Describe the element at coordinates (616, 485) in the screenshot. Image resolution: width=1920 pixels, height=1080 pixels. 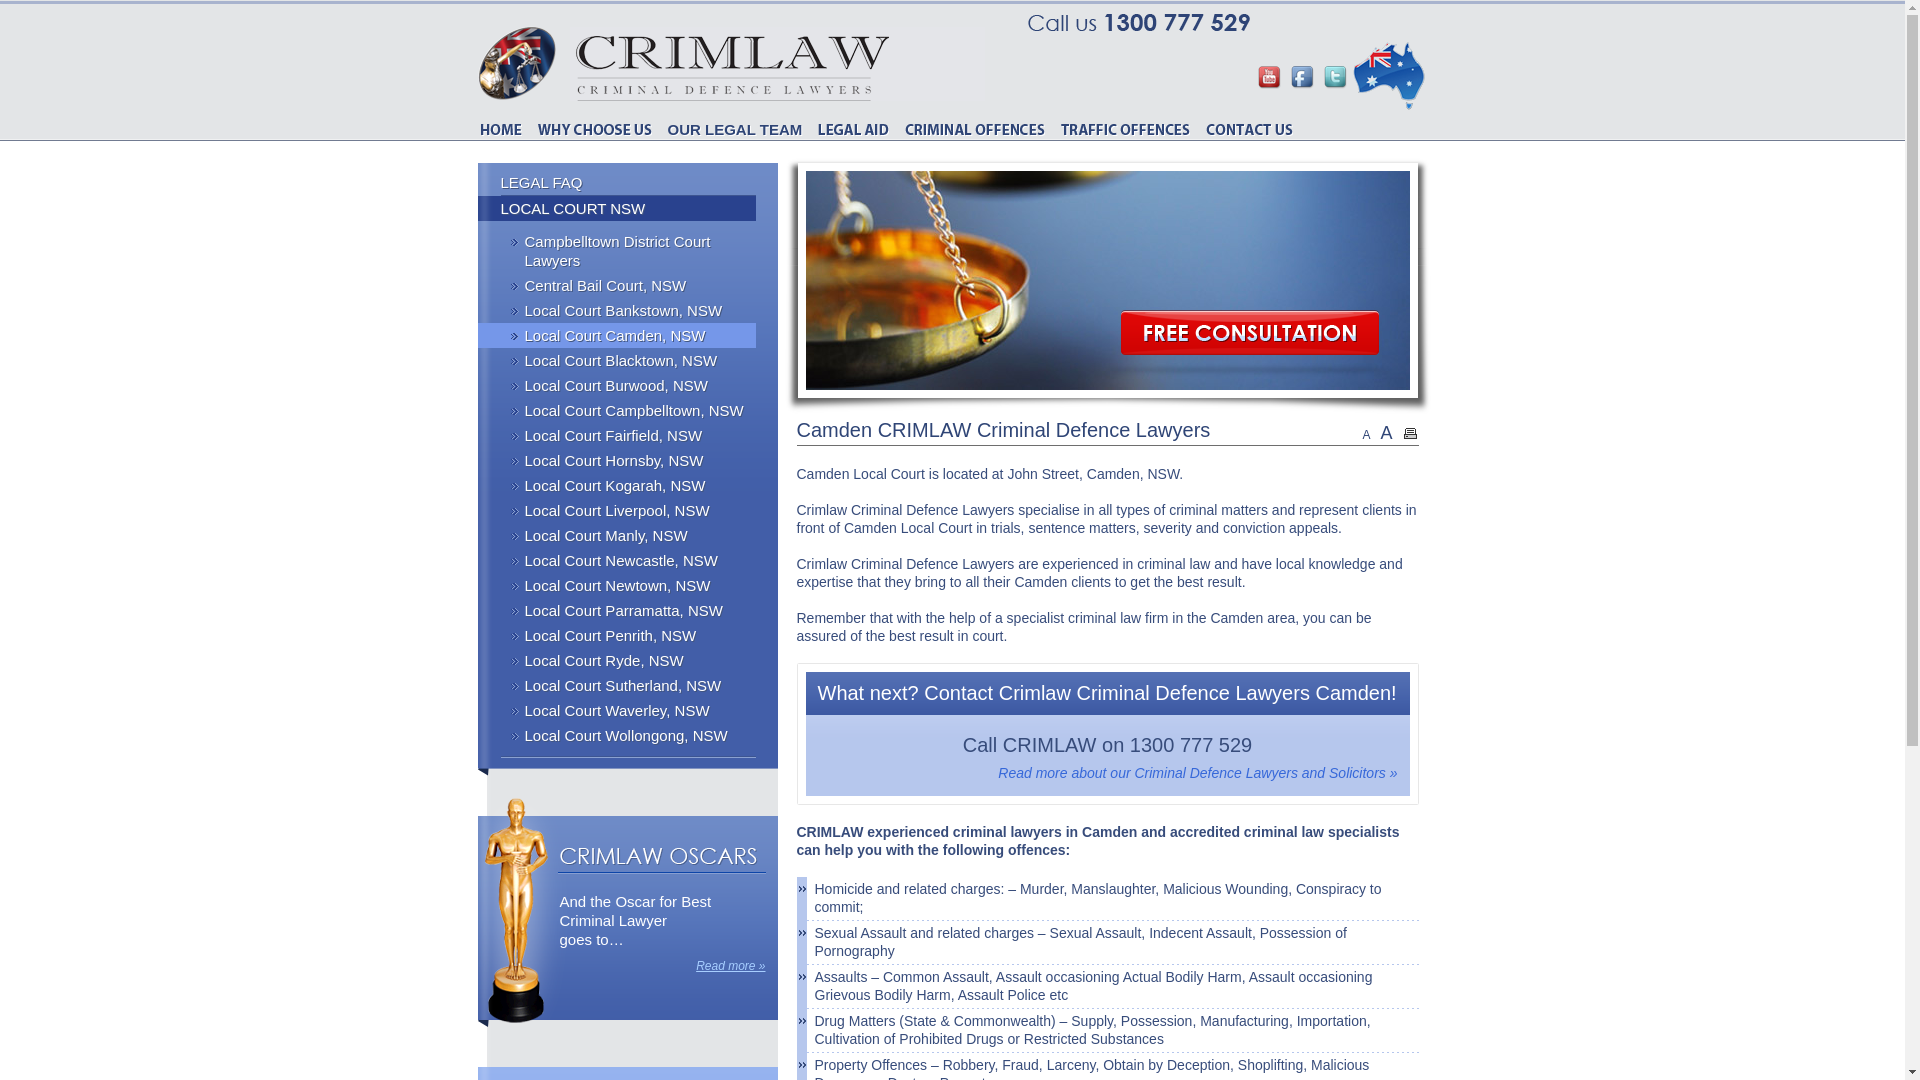
I see `'Local Court Kogarah, NSW'` at that location.